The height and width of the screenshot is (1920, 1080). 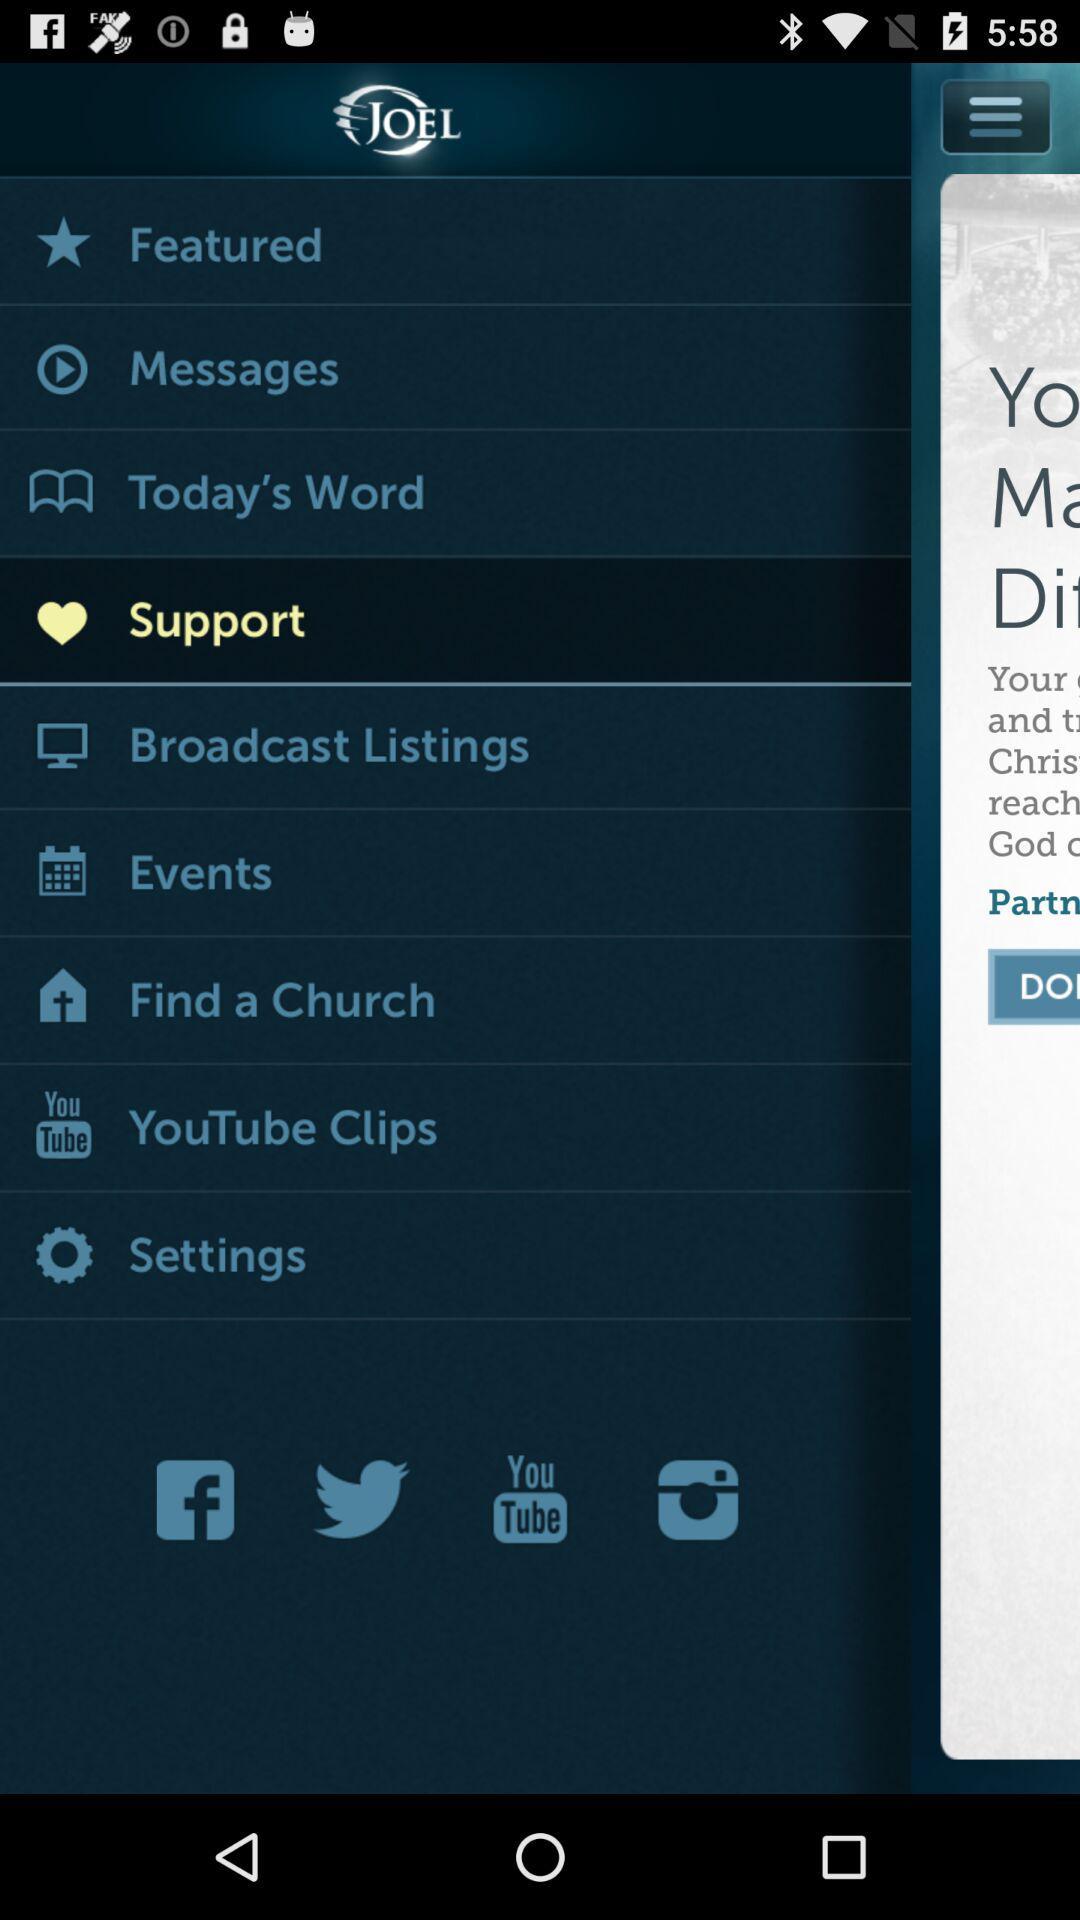 What do you see at coordinates (455, 494) in the screenshot?
I see `today 's word` at bounding box center [455, 494].